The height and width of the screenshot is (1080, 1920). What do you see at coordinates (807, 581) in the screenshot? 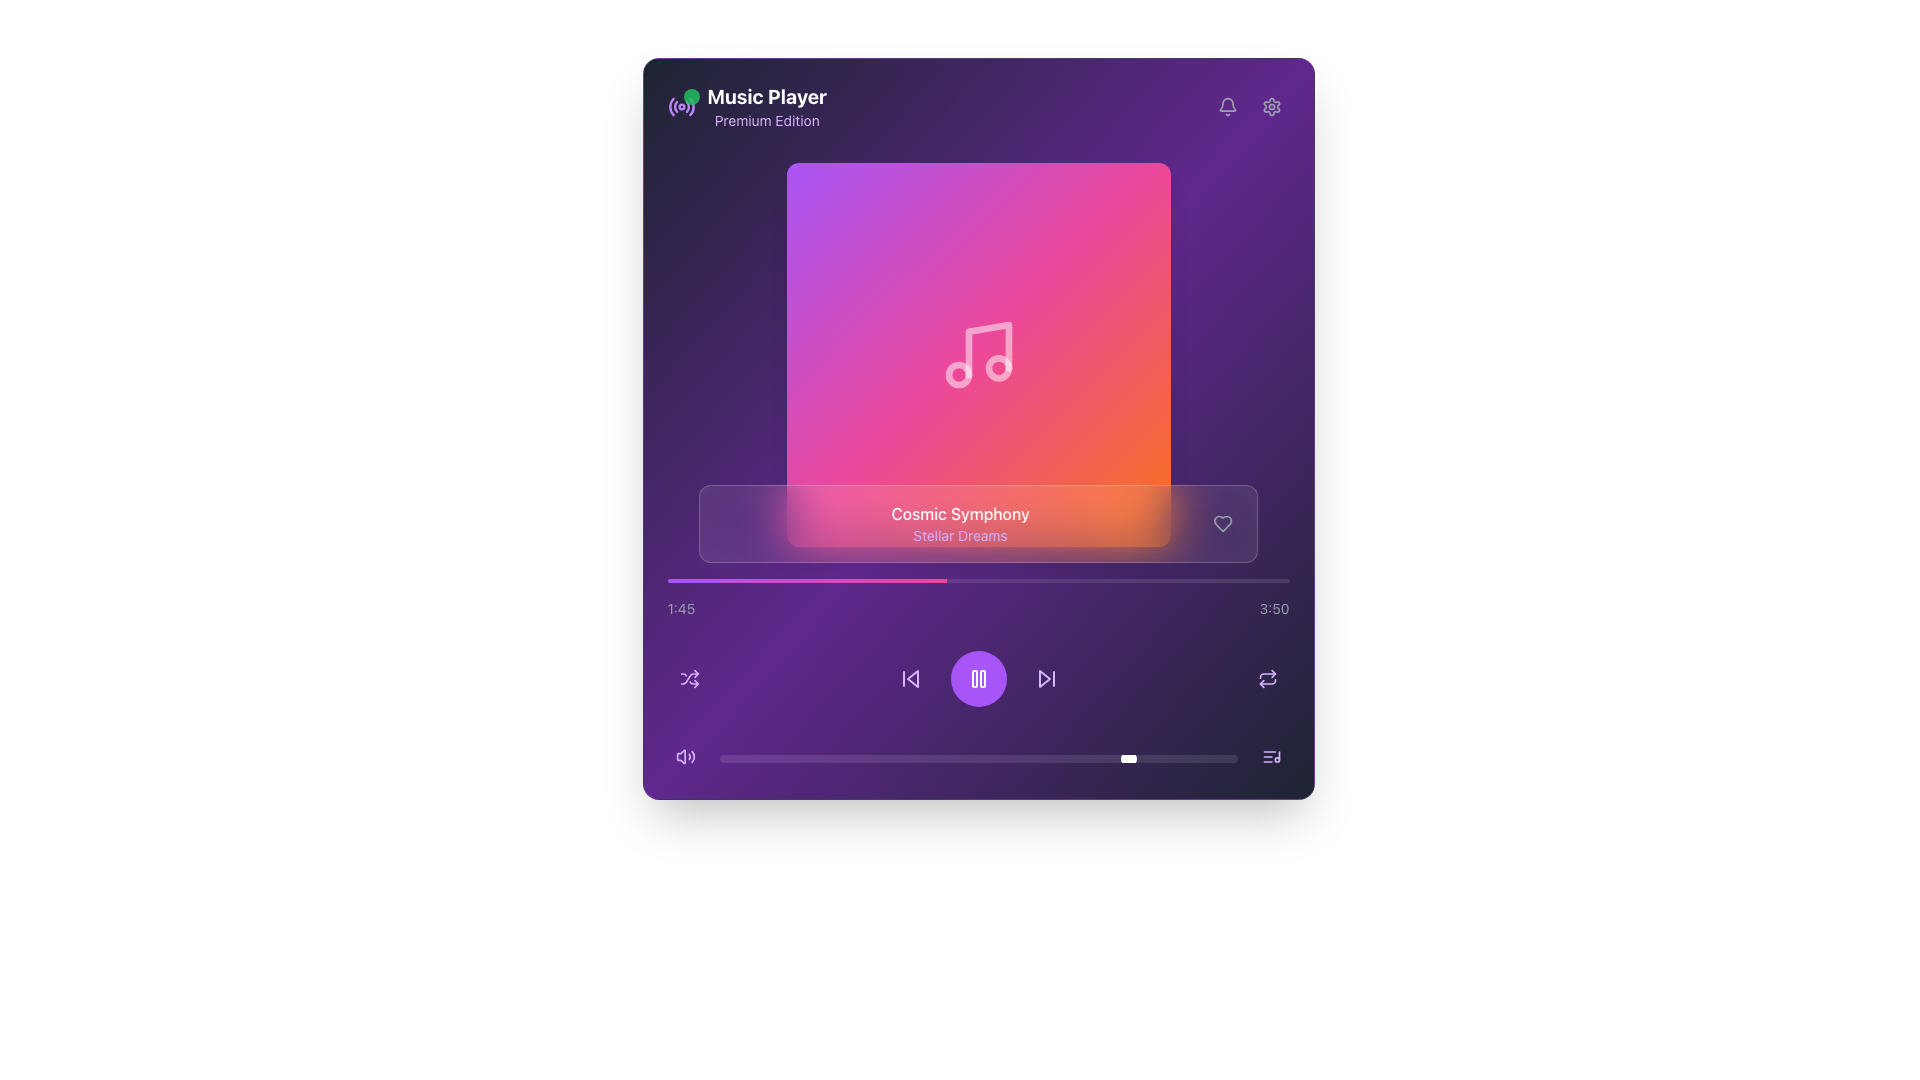
I see `the Progress indicator that visually represents the progress of an ongoing task, located at the lower third of the interface layout` at bounding box center [807, 581].